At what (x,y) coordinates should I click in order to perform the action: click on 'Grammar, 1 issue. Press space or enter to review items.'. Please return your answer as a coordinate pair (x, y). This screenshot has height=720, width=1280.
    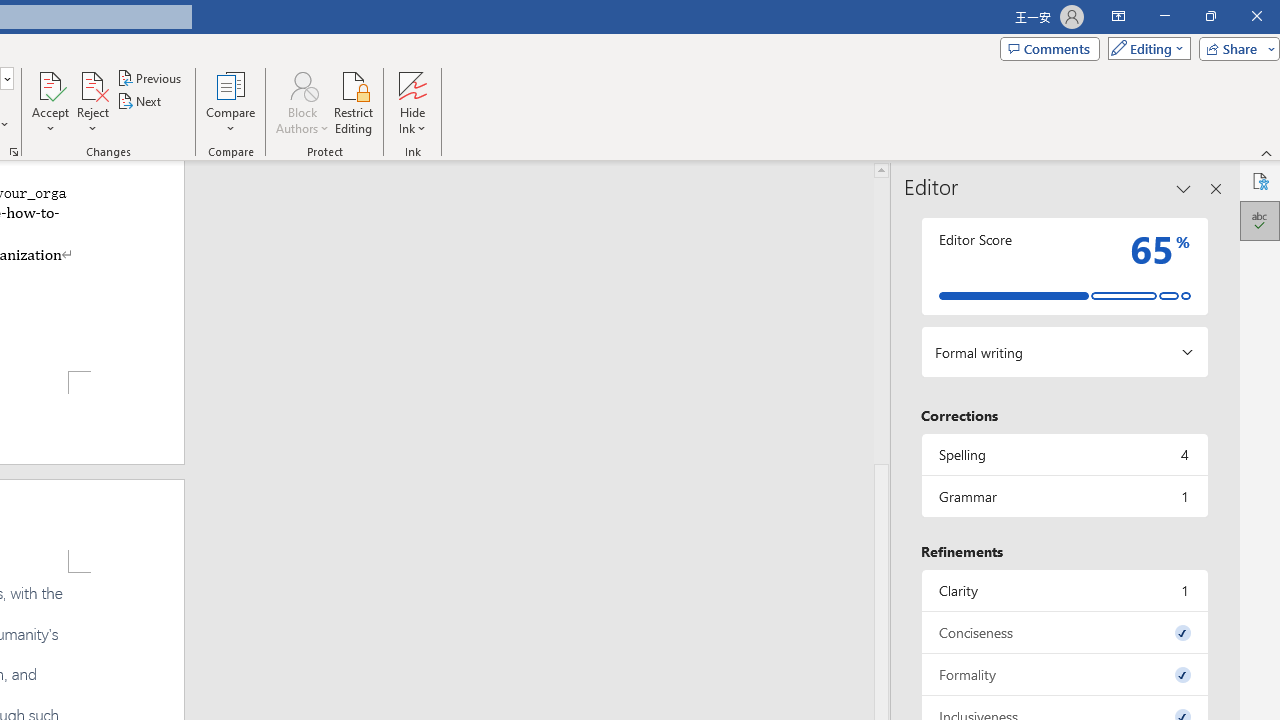
    Looking at the image, I should click on (1063, 495).